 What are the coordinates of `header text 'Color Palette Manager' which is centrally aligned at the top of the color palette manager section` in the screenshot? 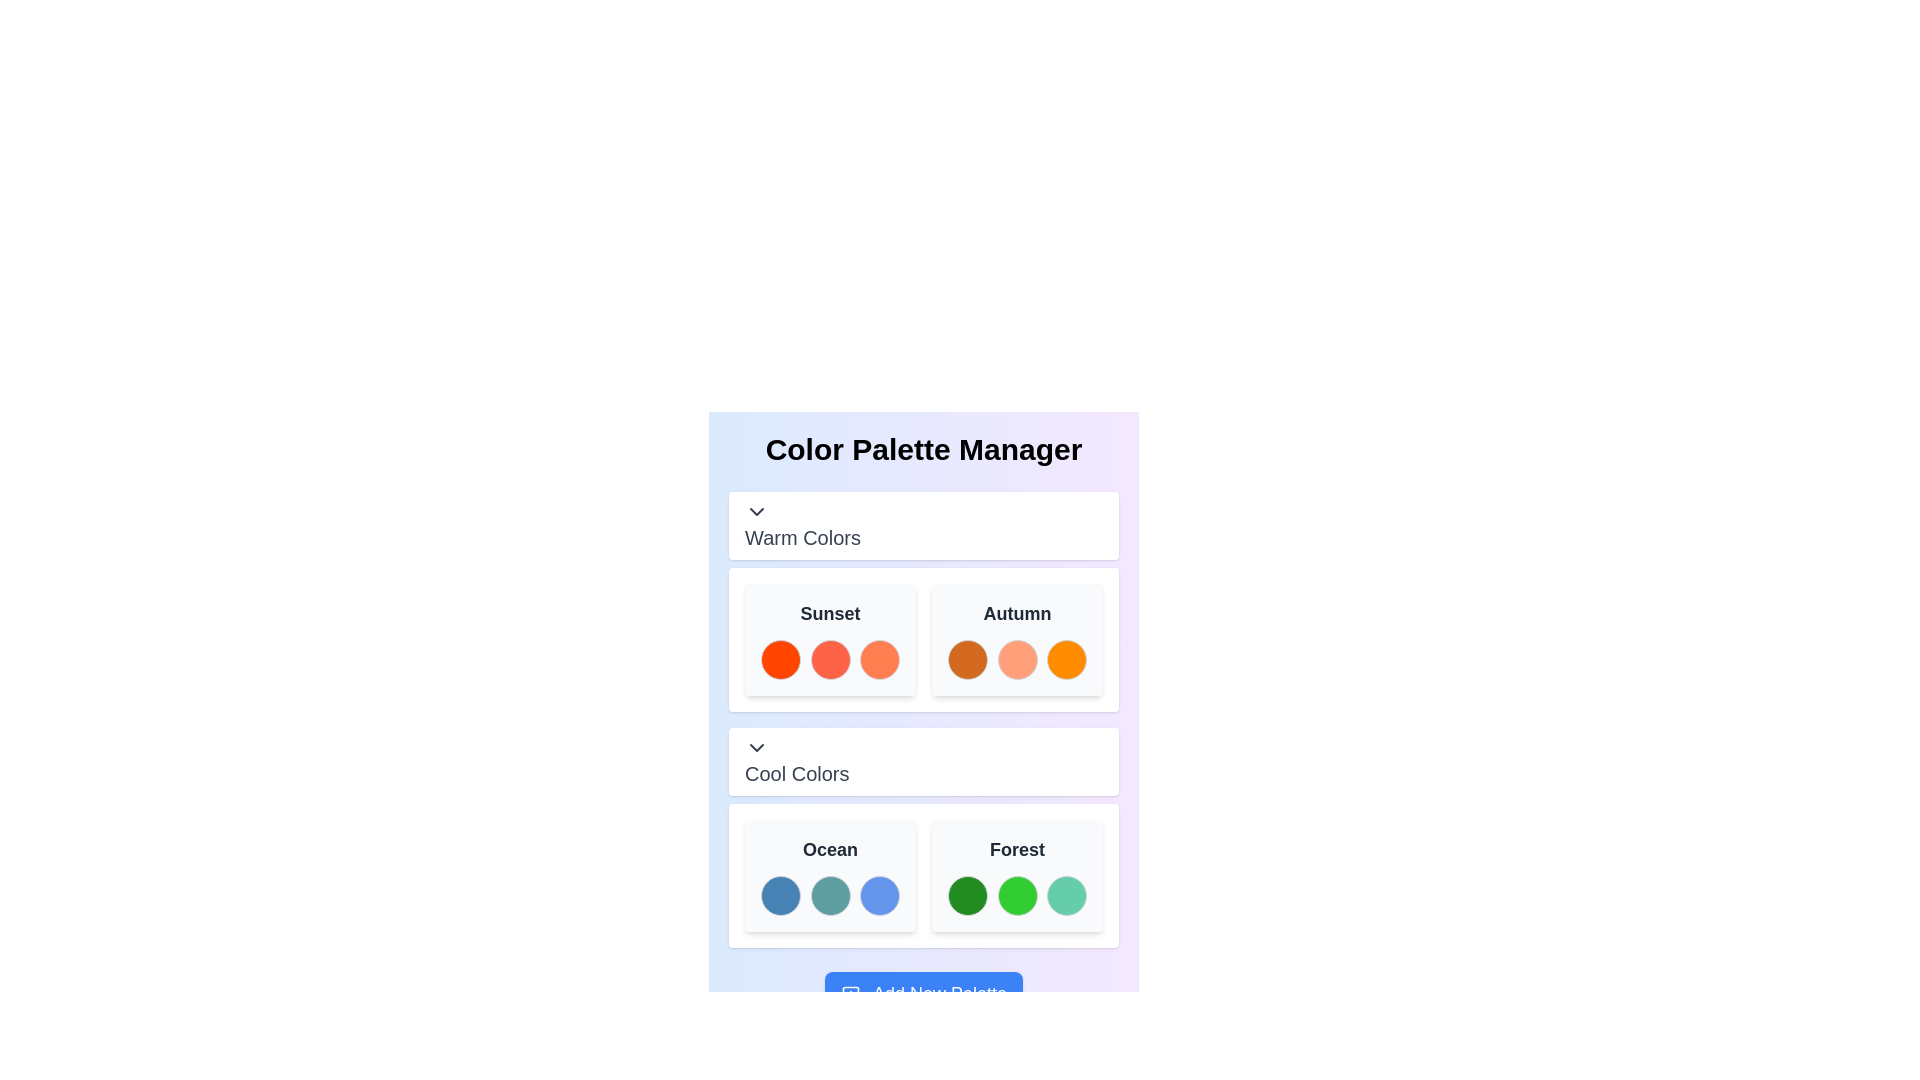 It's located at (923, 450).